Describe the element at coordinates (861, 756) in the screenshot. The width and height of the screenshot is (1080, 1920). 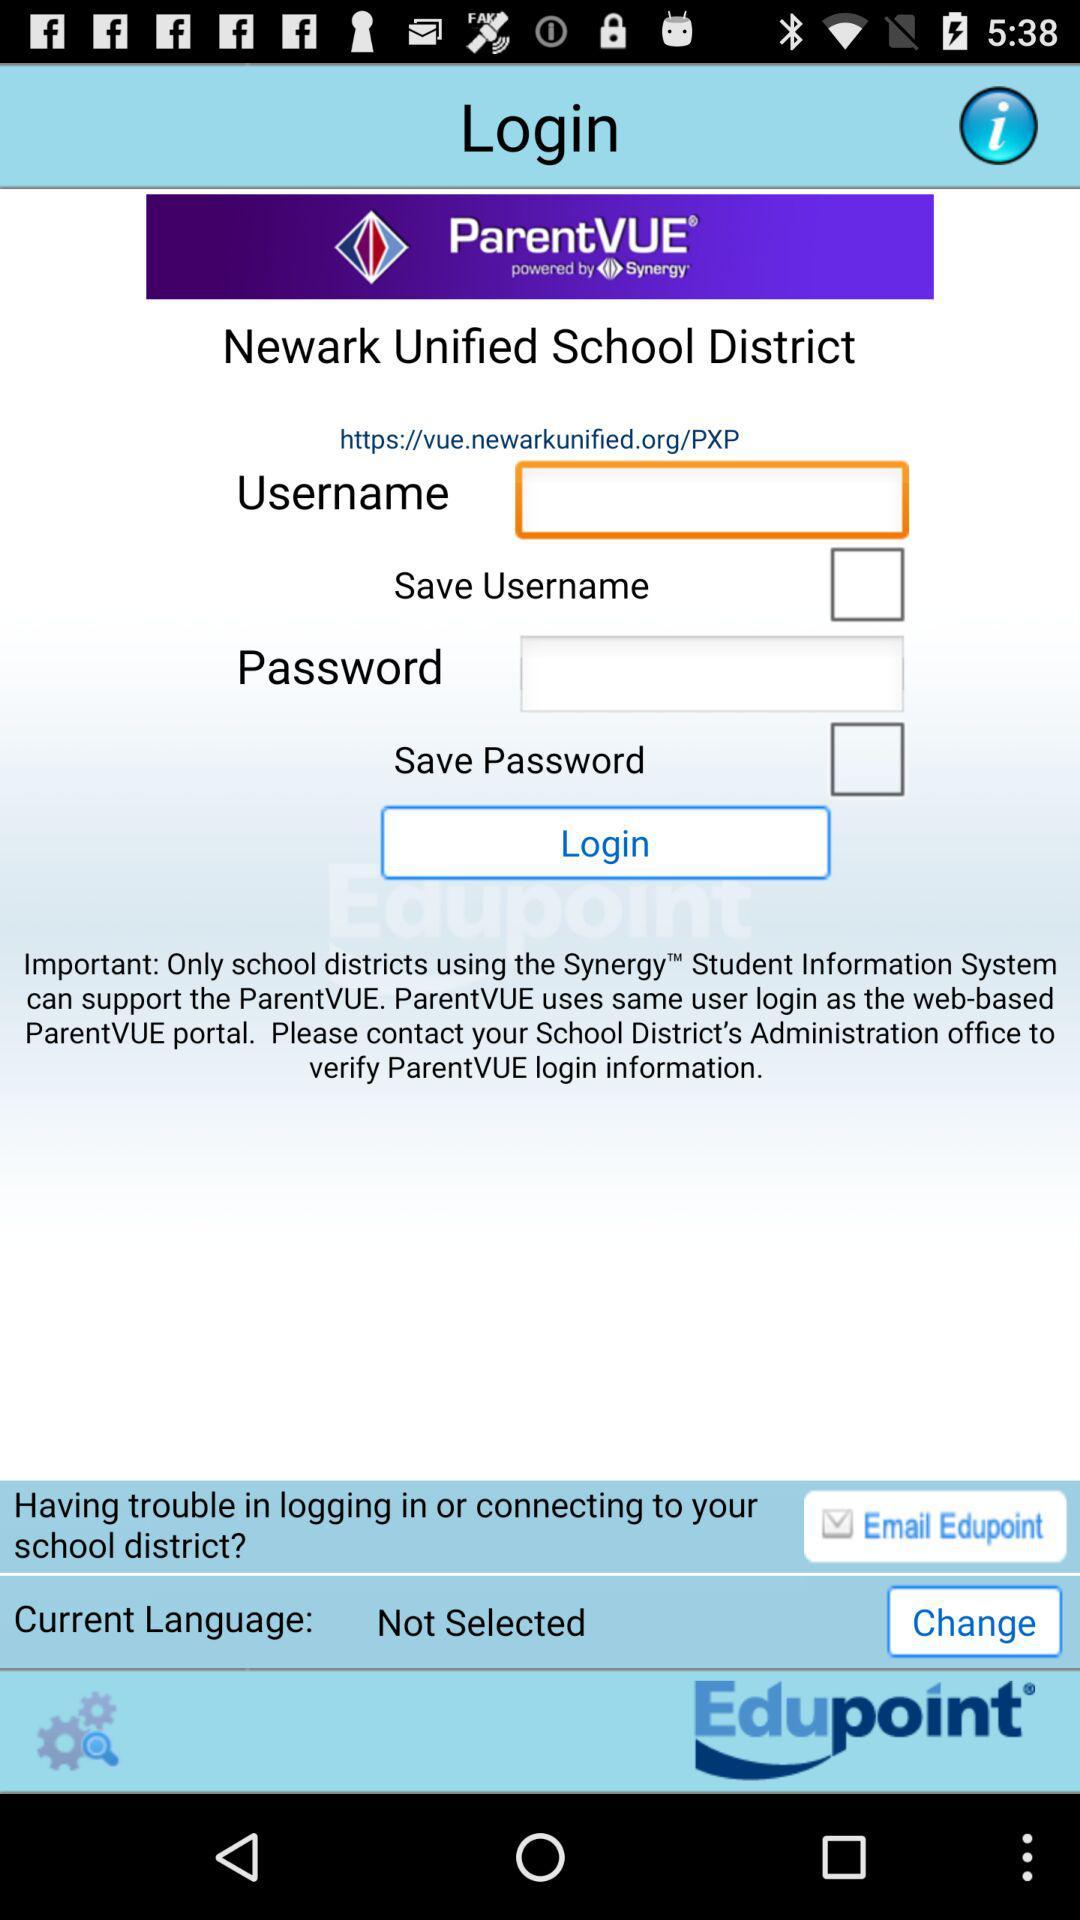
I see `switch autoplay option` at that location.